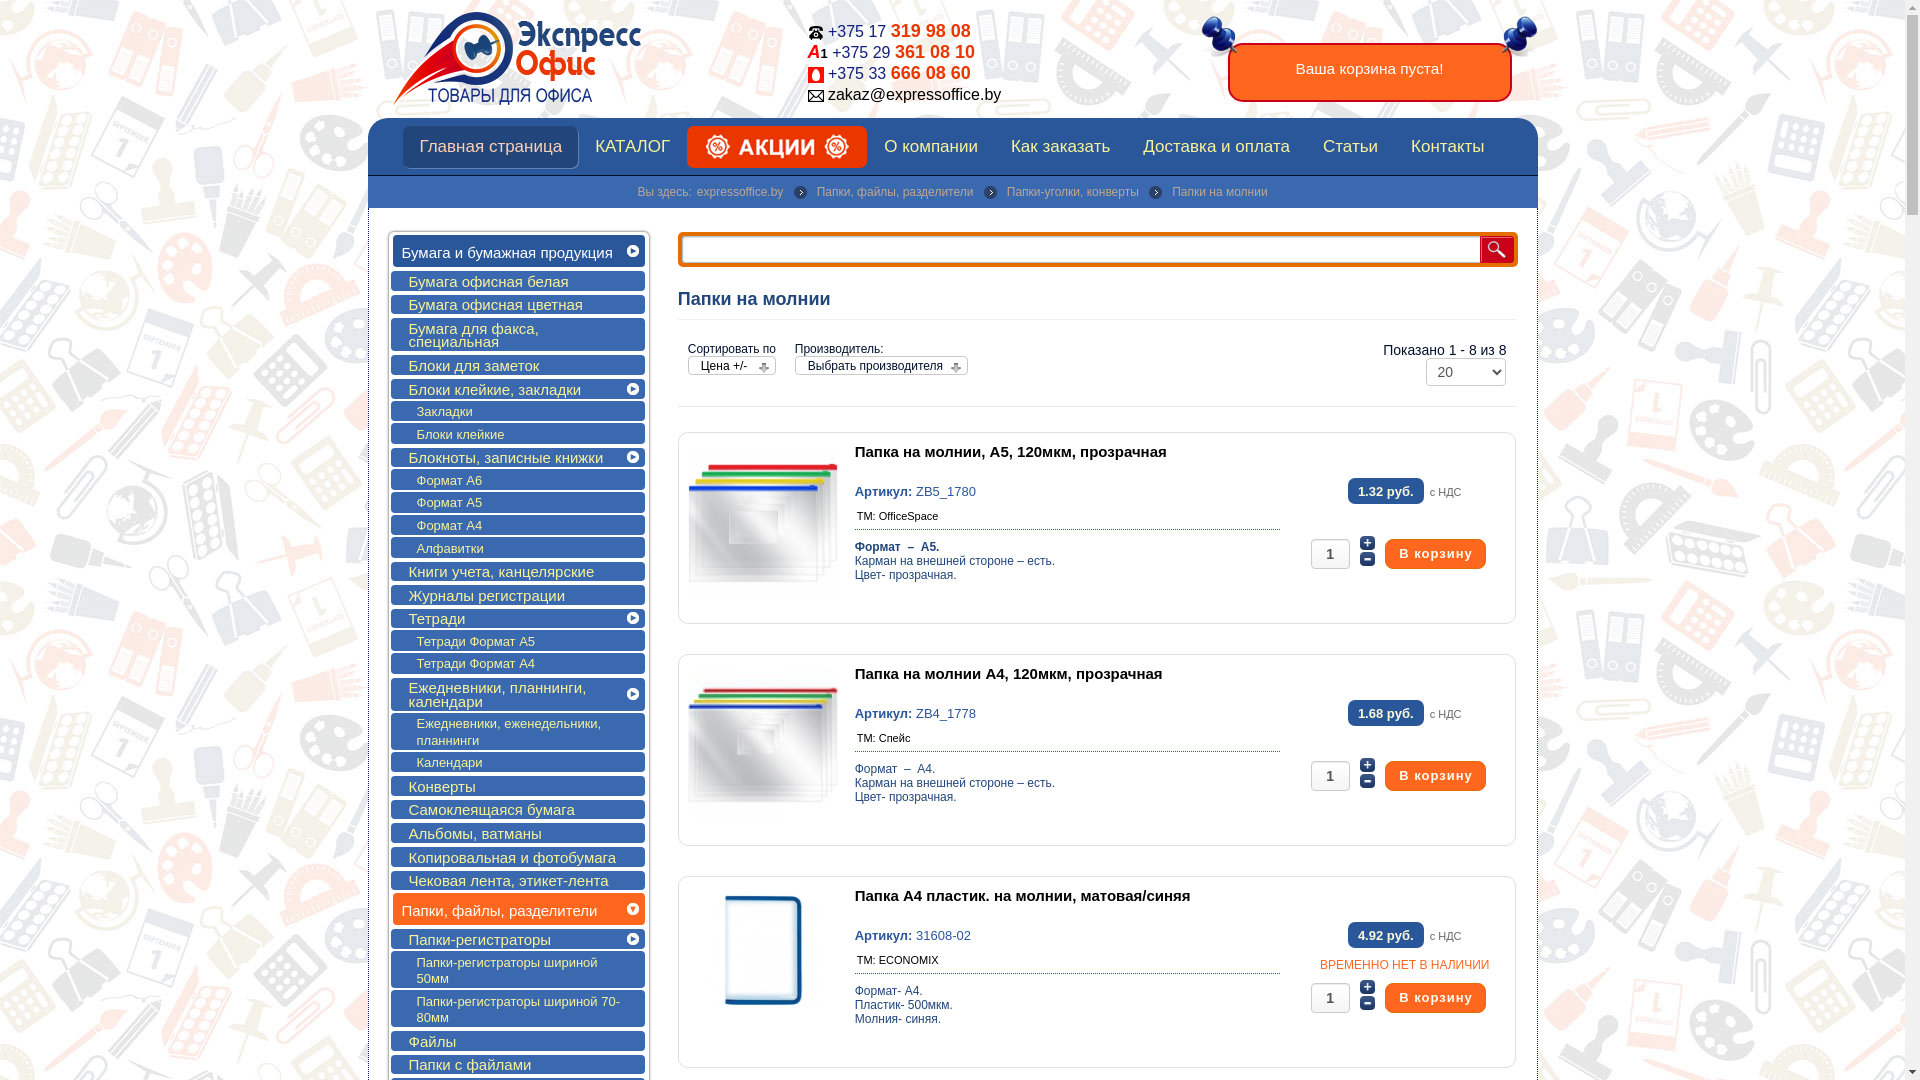 The height and width of the screenshot is (1080, 1920). I want to click on 'expressoffice.by', so click(739, 192).